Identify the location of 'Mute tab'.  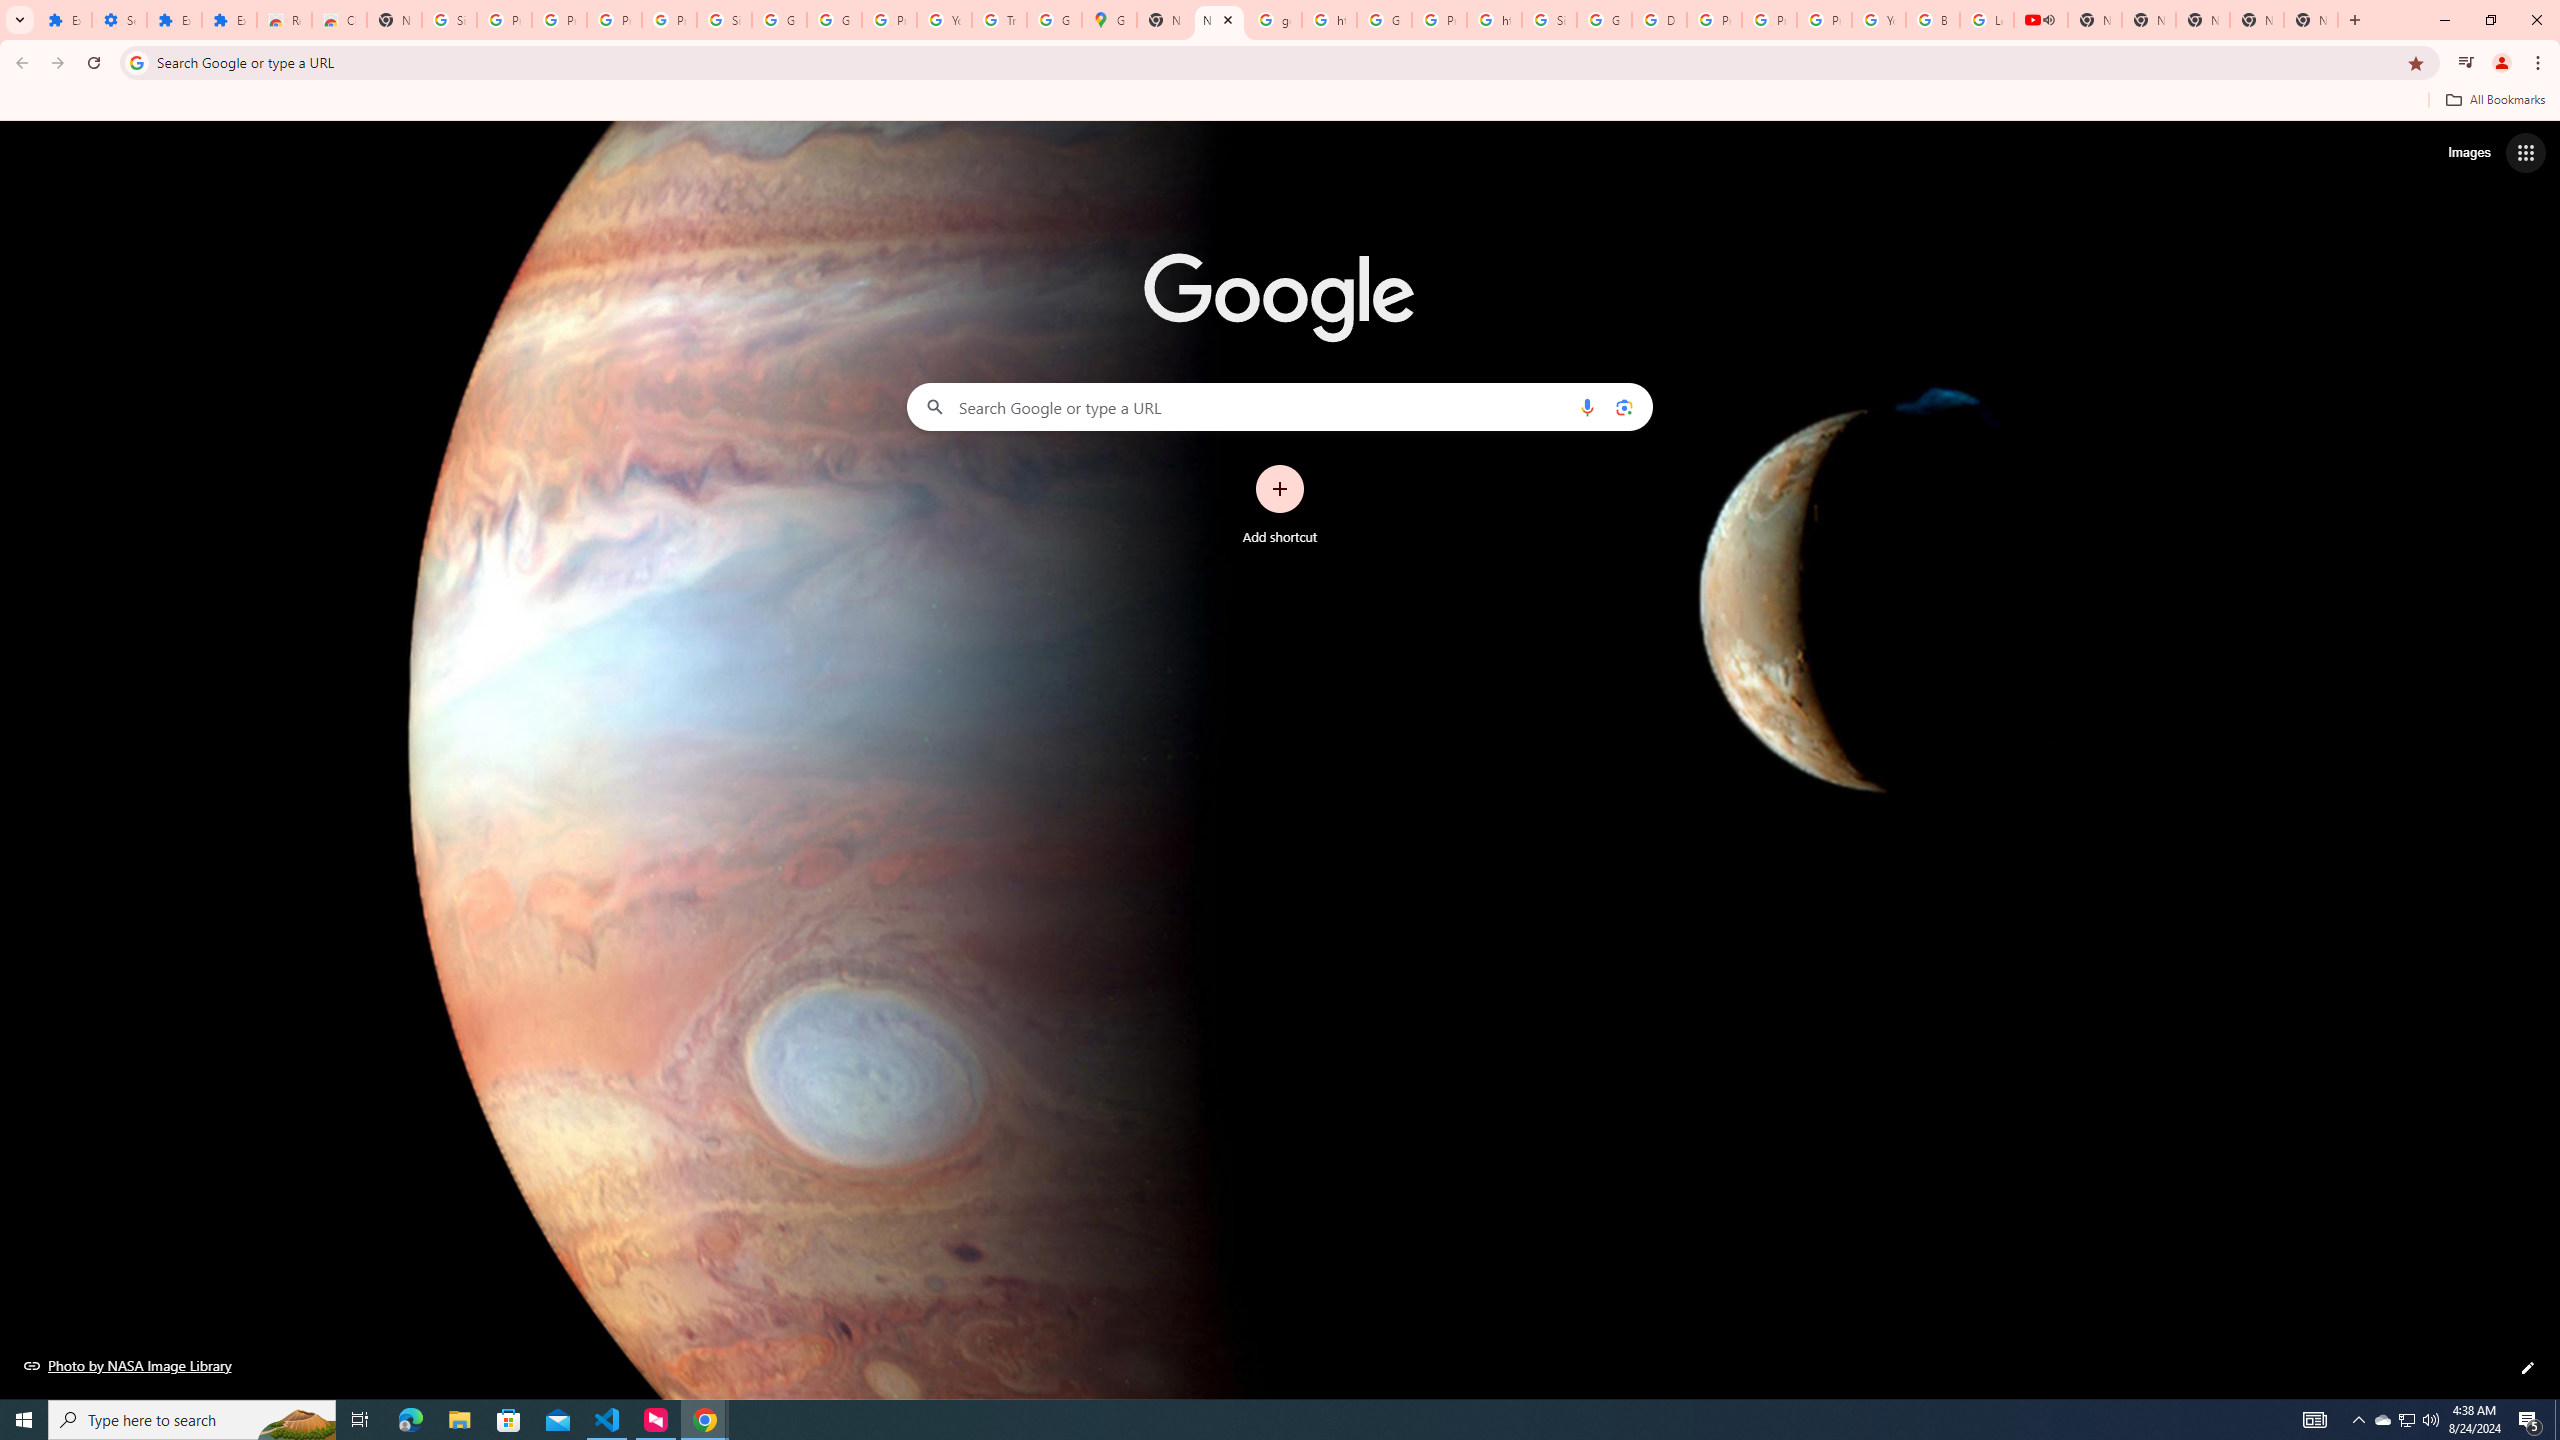
(2049, 19).